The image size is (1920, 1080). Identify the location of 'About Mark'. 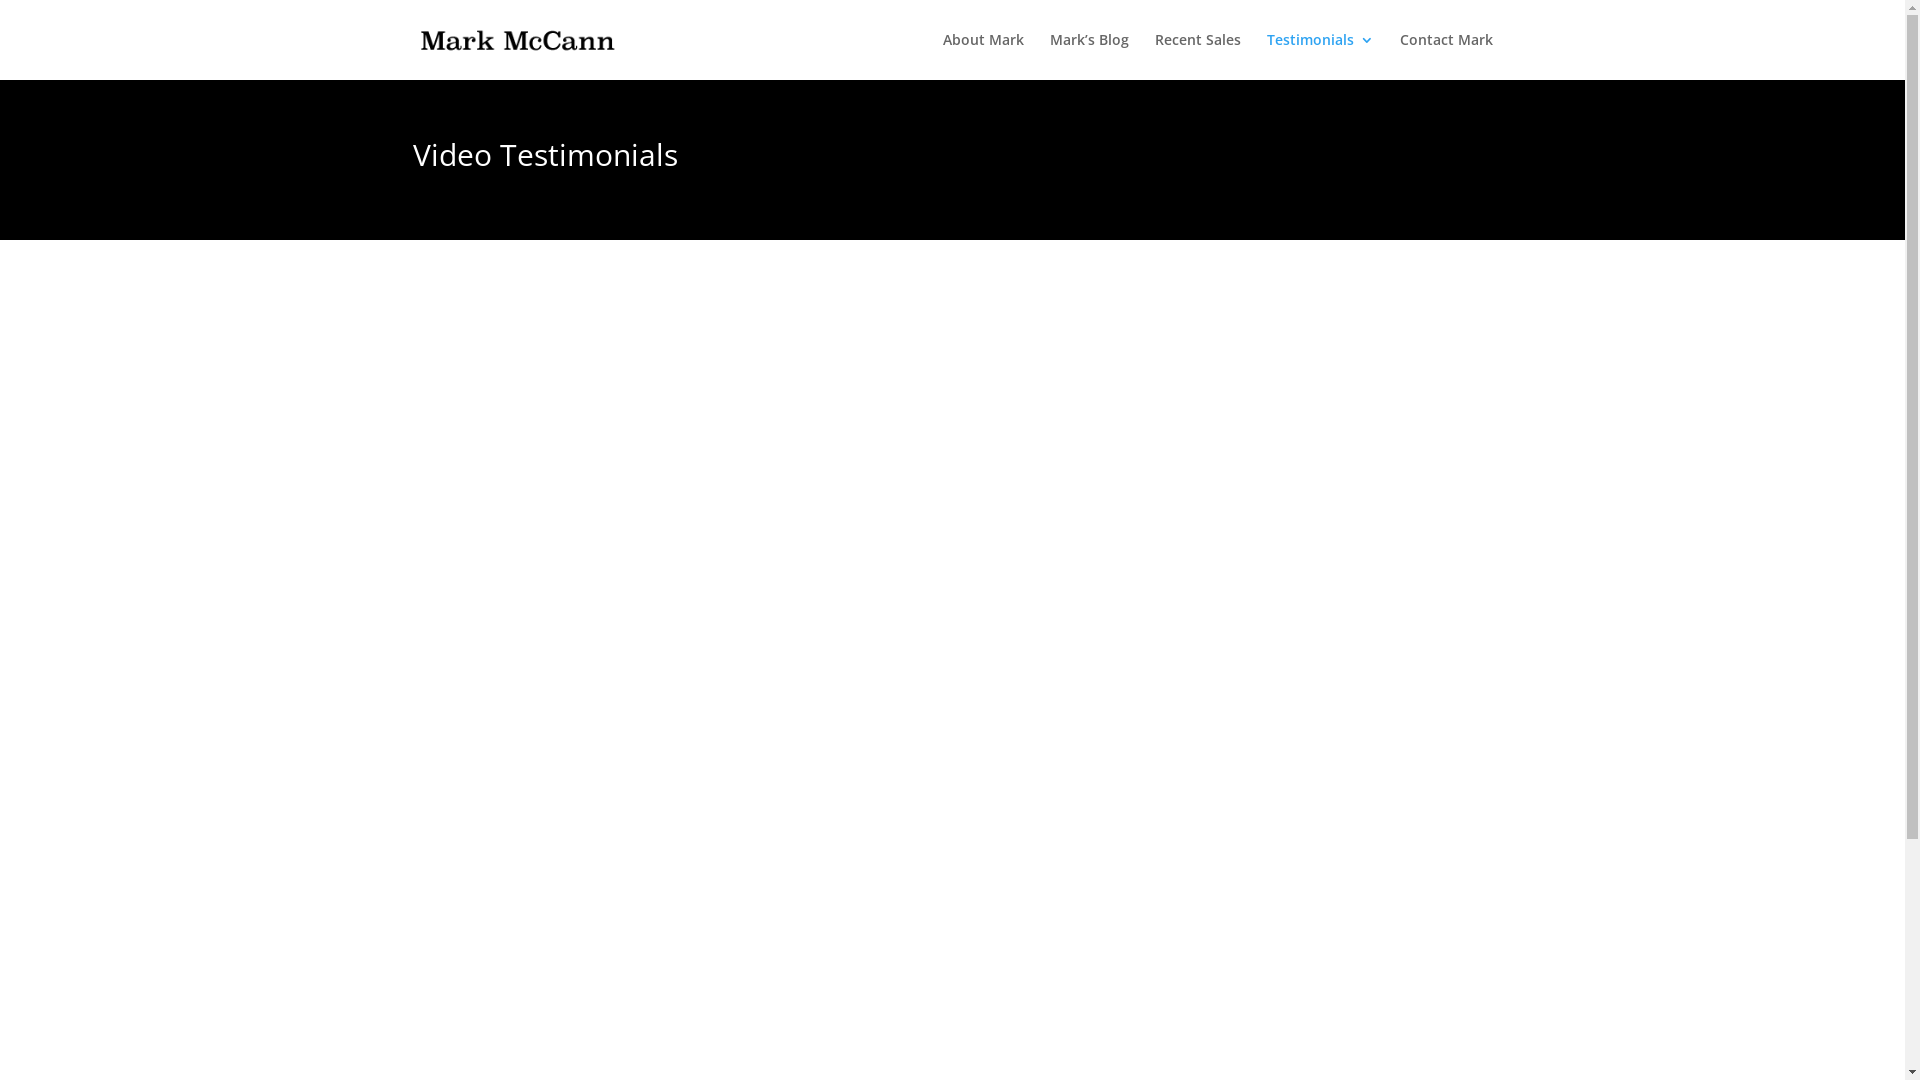
(982, 55).